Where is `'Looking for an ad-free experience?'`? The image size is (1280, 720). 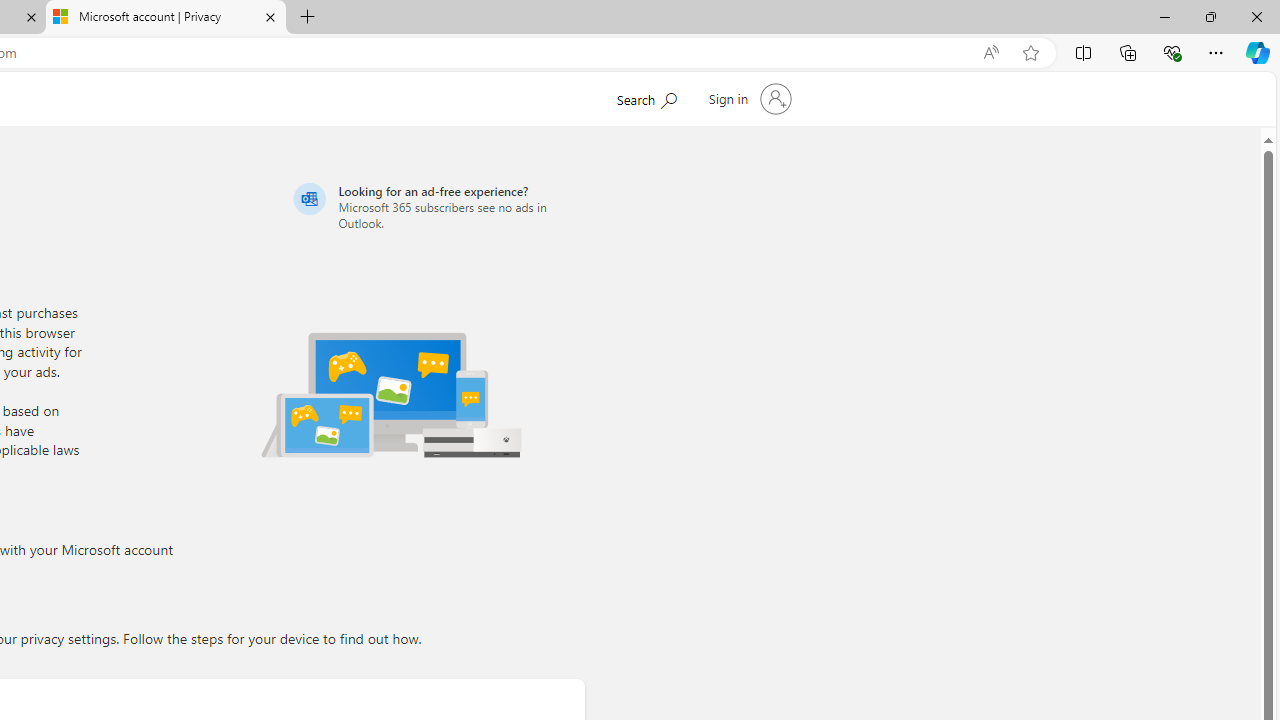 'Looking for an ad-free experience?' is located at coordinates (435, 206).